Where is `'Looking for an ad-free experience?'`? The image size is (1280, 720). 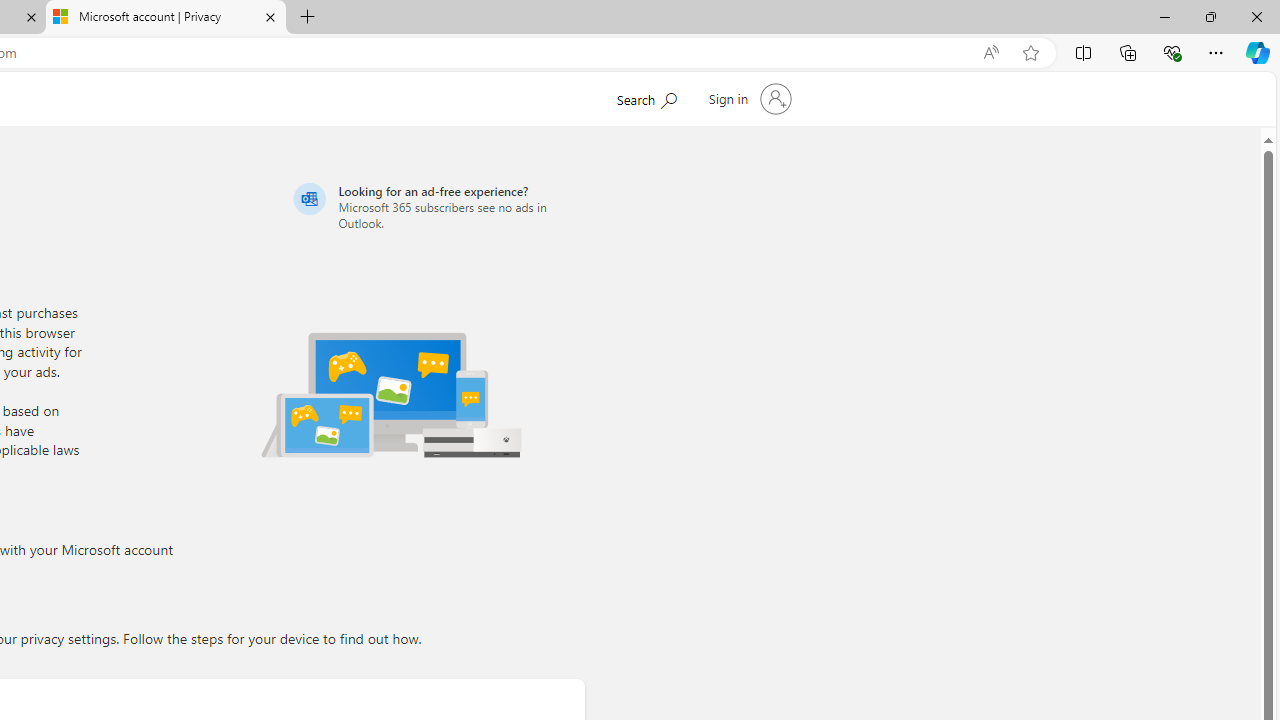 'Looking for an ad-free experience?' is located at coordinates (435, 206).